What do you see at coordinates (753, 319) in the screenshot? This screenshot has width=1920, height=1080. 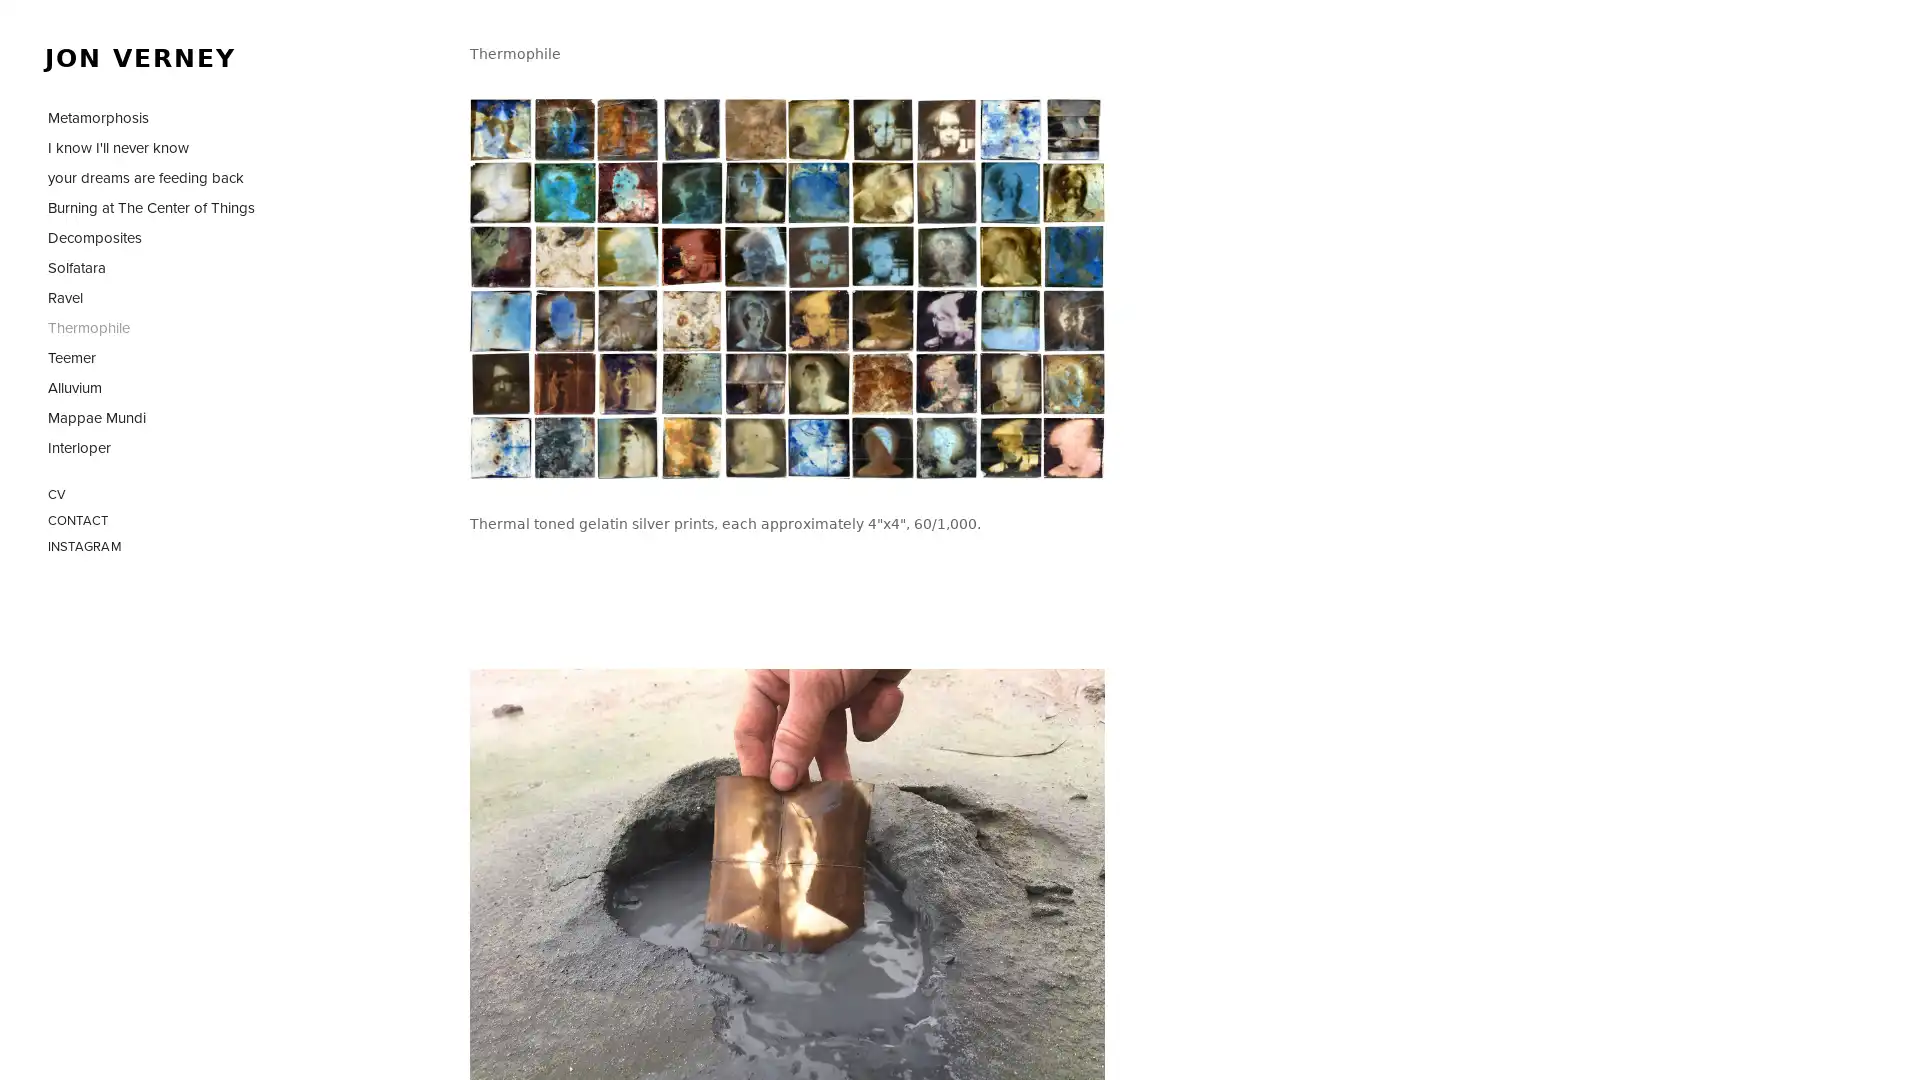 I see `View fullsize jon_verney_thermophile_13.jpg` at bounding box center [753, 319].